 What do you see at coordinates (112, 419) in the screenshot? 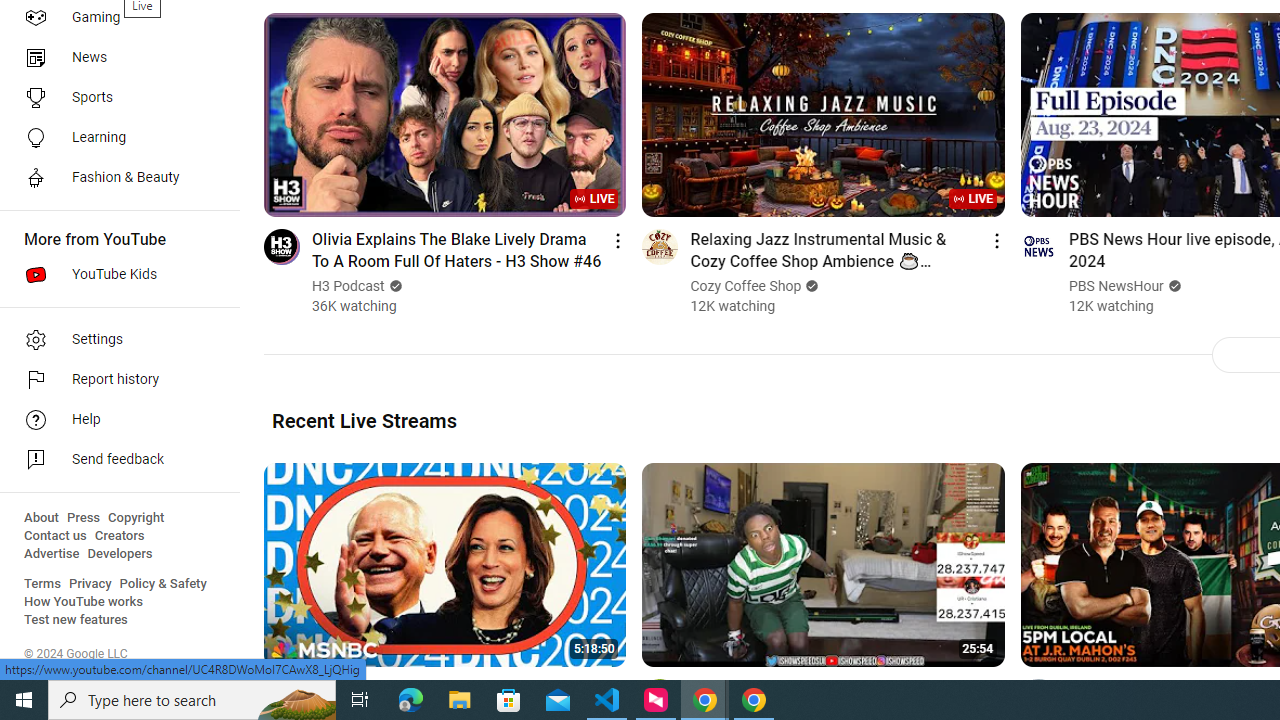
I see `'Help'` at bounding box center [112, 419].